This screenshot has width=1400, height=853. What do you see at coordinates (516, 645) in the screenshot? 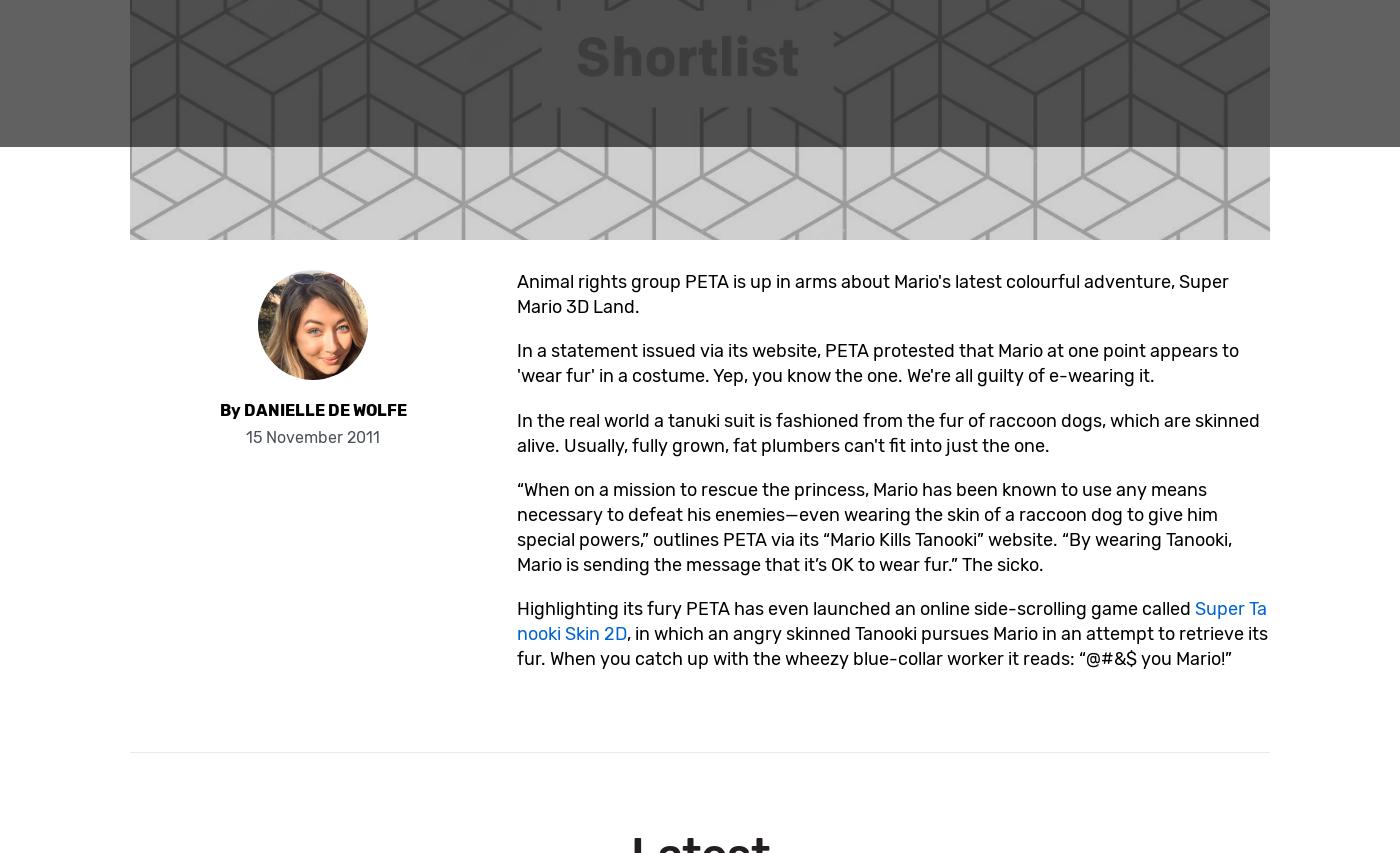
I see `', in which an angry skinned Tanooki pursues Mario in an attempt to retrieve its fur. When you catch up with the wheezy blue-collar worker it reads: “@#&$ you Mario!”'` at bounding box center [516, 645].